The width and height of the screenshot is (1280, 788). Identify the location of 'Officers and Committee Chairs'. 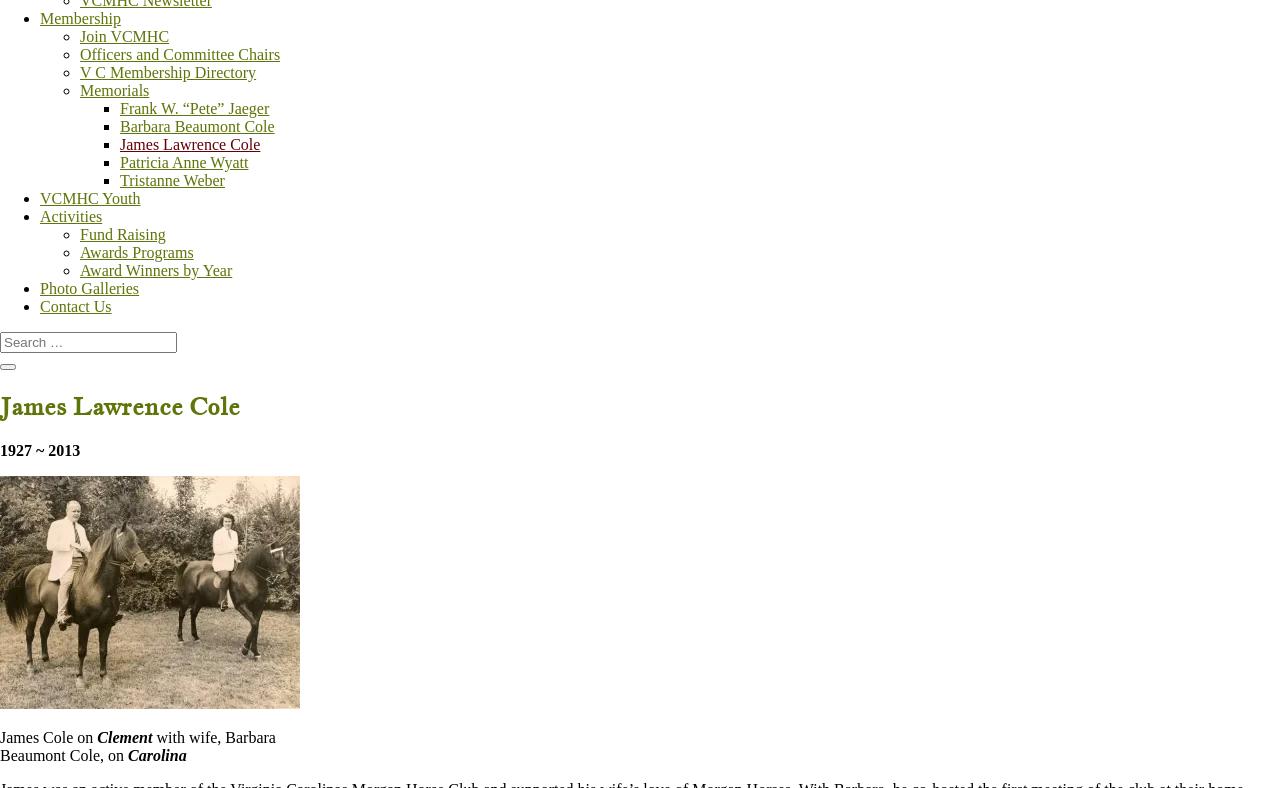
(179, 53).